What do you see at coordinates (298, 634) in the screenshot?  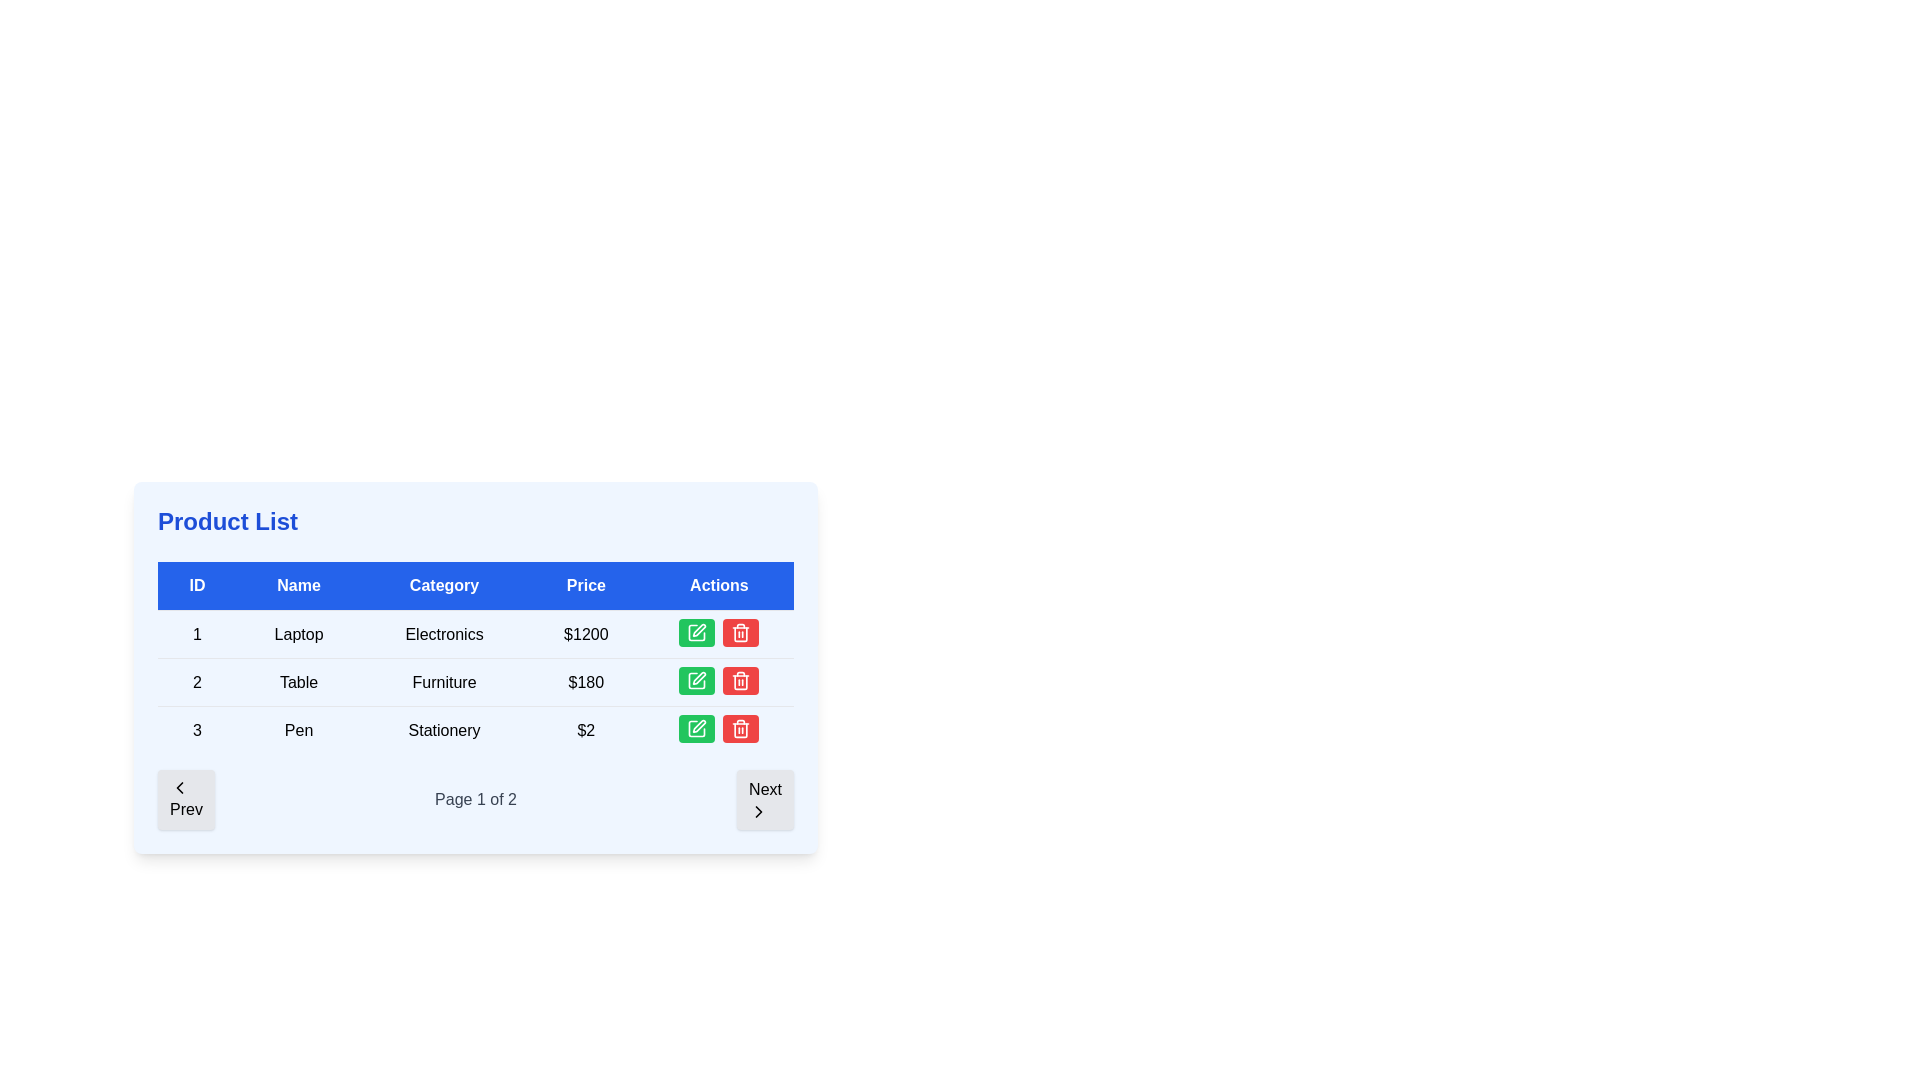 I see `the text label displaying 'Laptop' in the 'Name' column of the table, located in the first row with ID 1` at bounding box center [298, 634].